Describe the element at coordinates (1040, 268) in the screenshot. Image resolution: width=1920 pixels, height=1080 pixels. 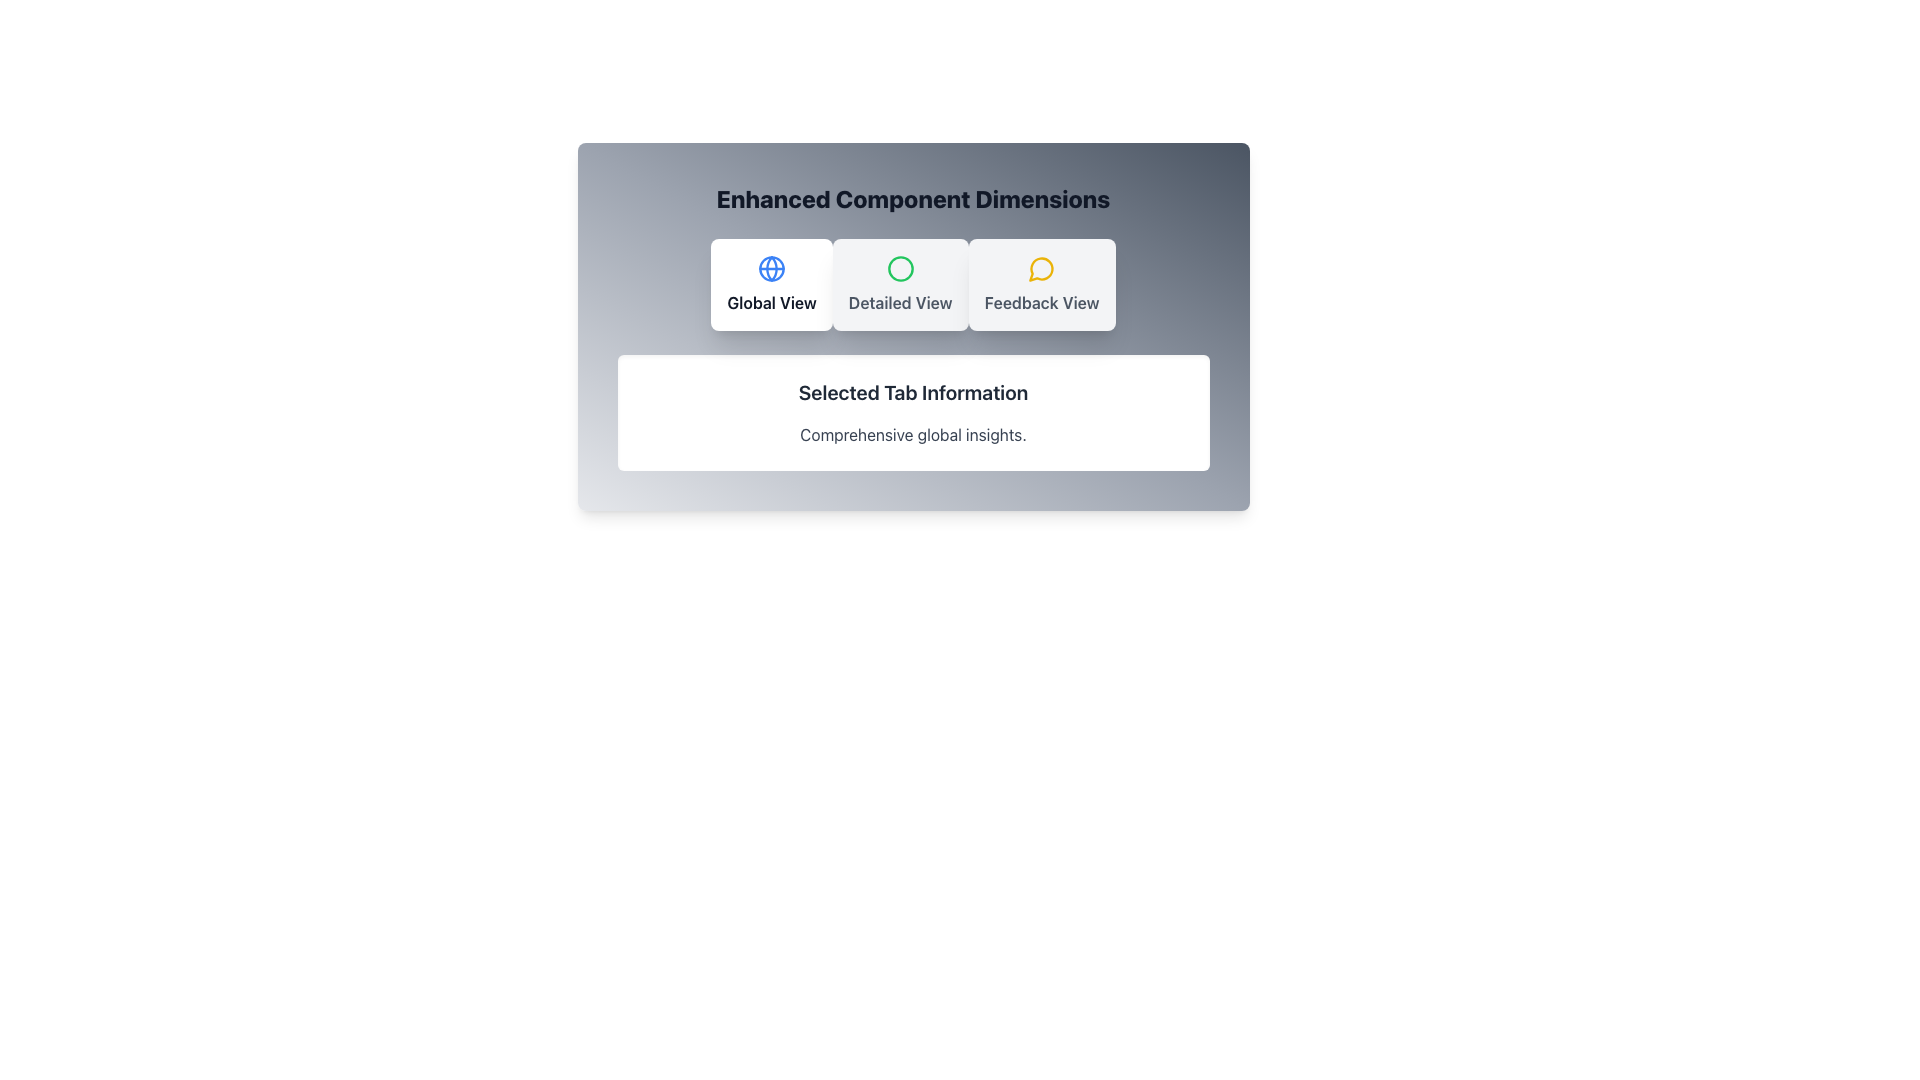
I see `the speech bubble icon located in the 'Feedback View' tab, which is represented as a circular shape with a distinctive curve` at that location.